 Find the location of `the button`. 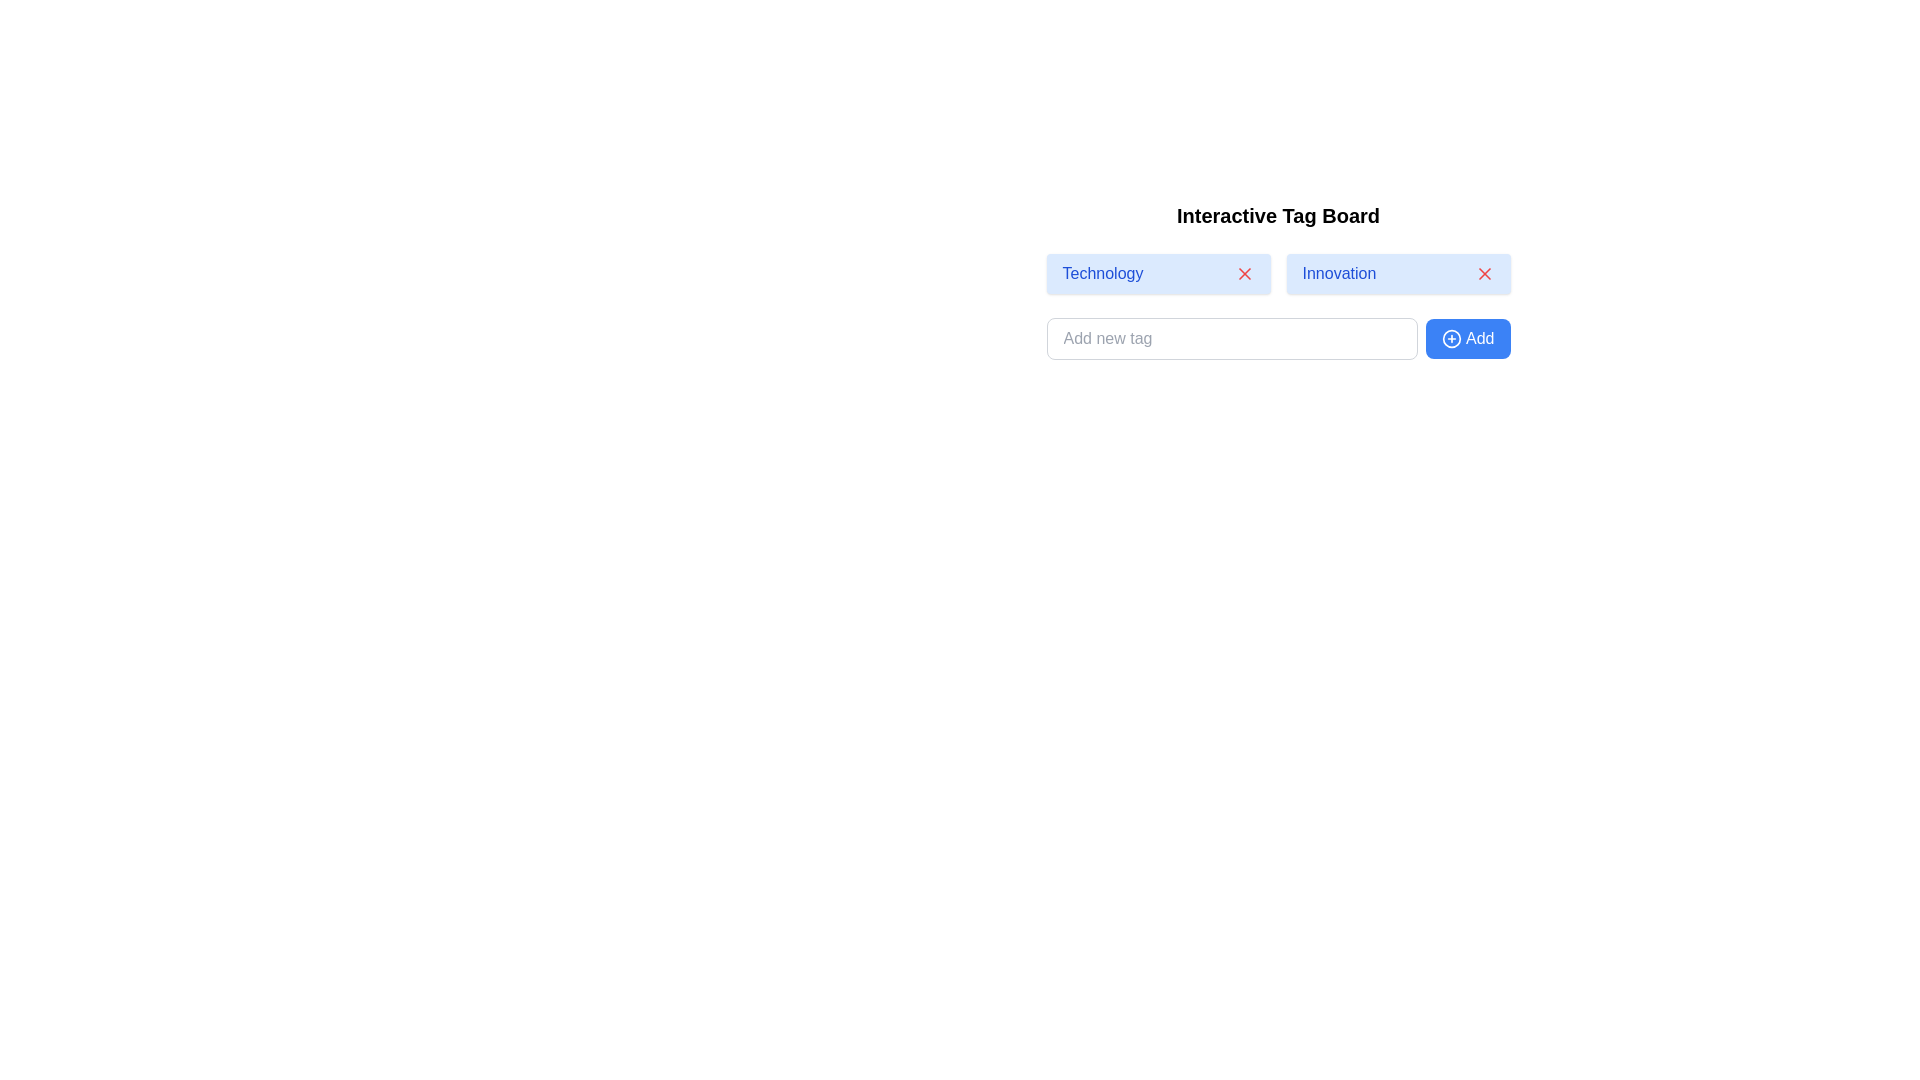

the button is located at coordinates (1468, 338).